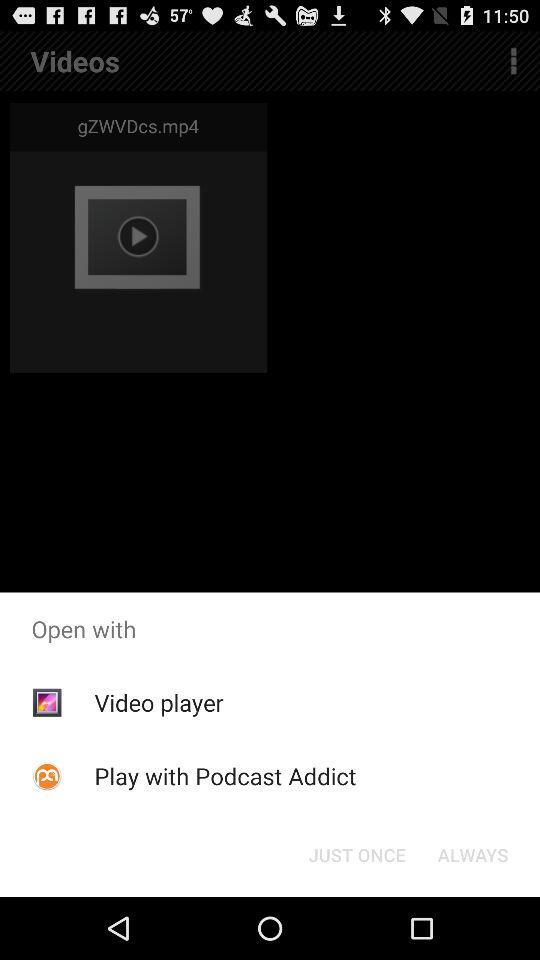 This screenshot has height=960, width=540. Describe the element at coordinates (356, 853) in the screenshot. I see `just once` at that location.